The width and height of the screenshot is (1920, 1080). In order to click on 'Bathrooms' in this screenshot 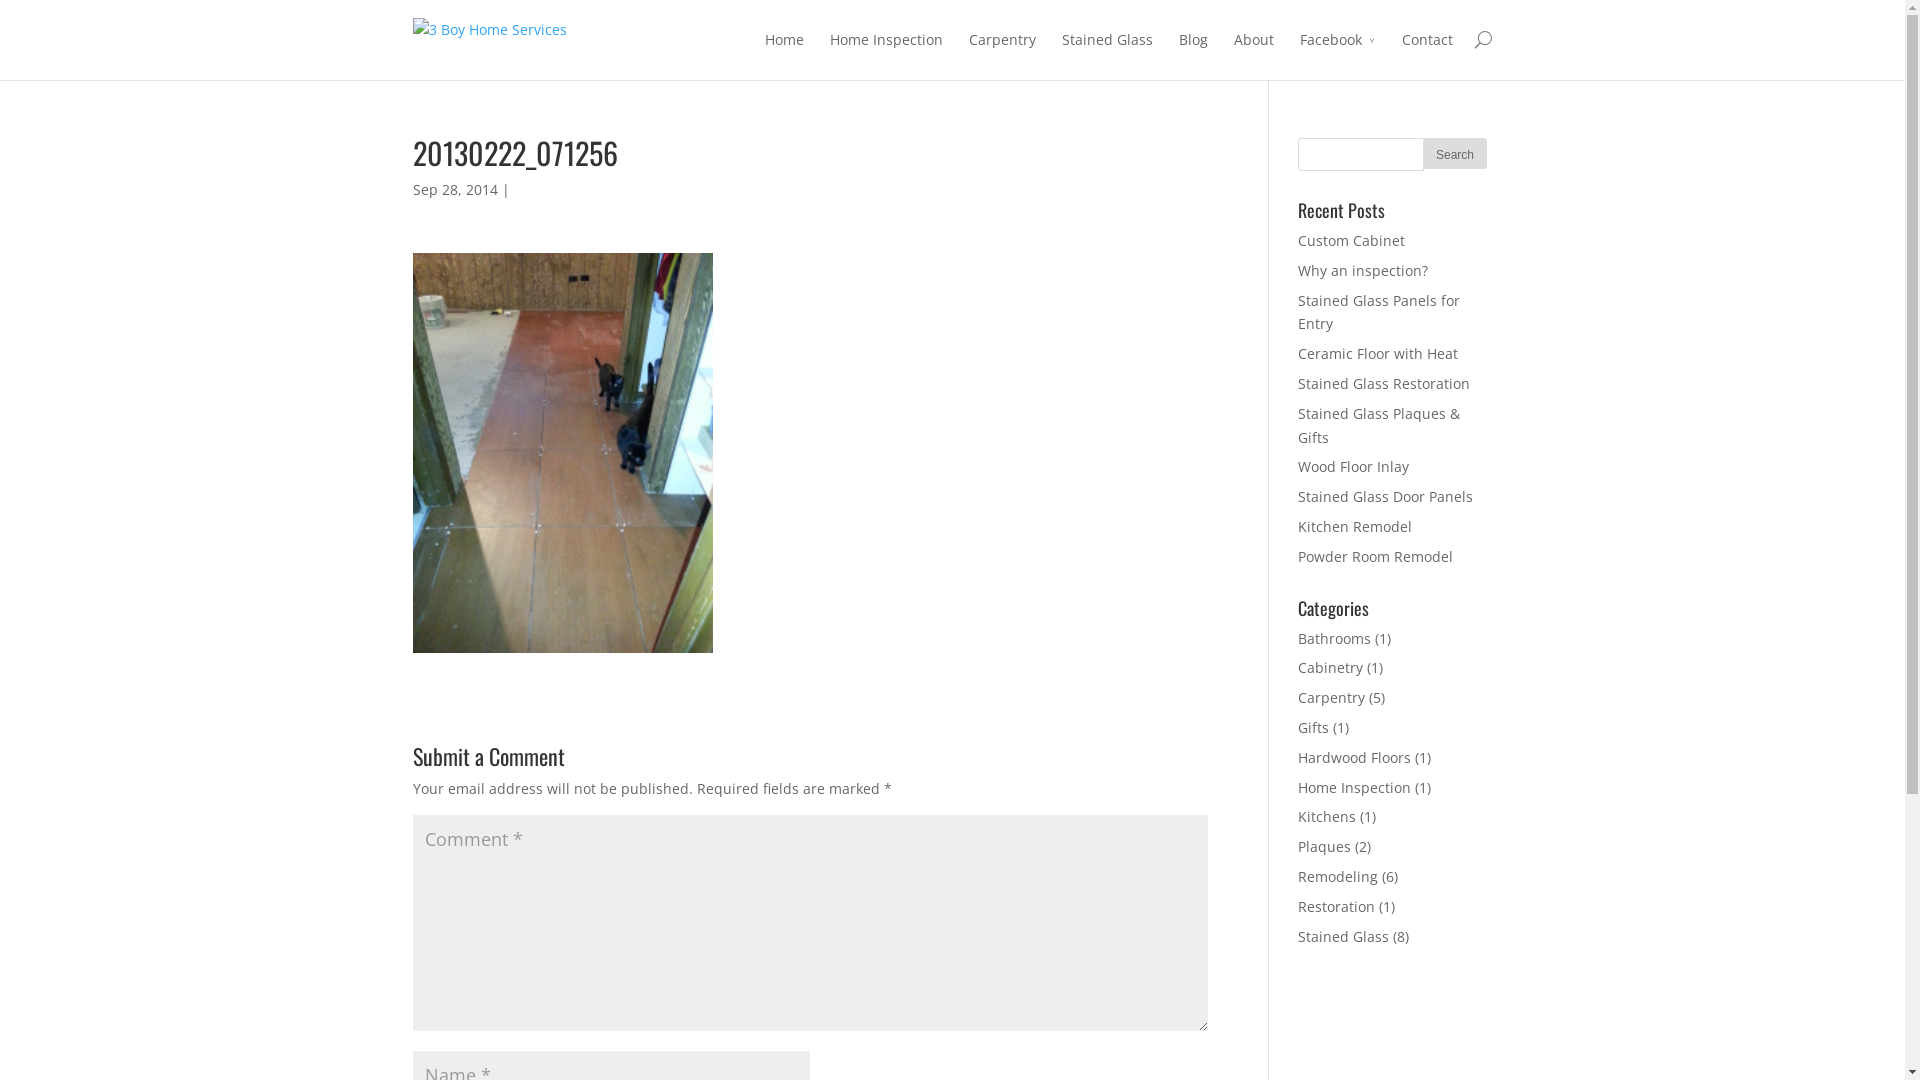, I will do `click(1334, 638)`.